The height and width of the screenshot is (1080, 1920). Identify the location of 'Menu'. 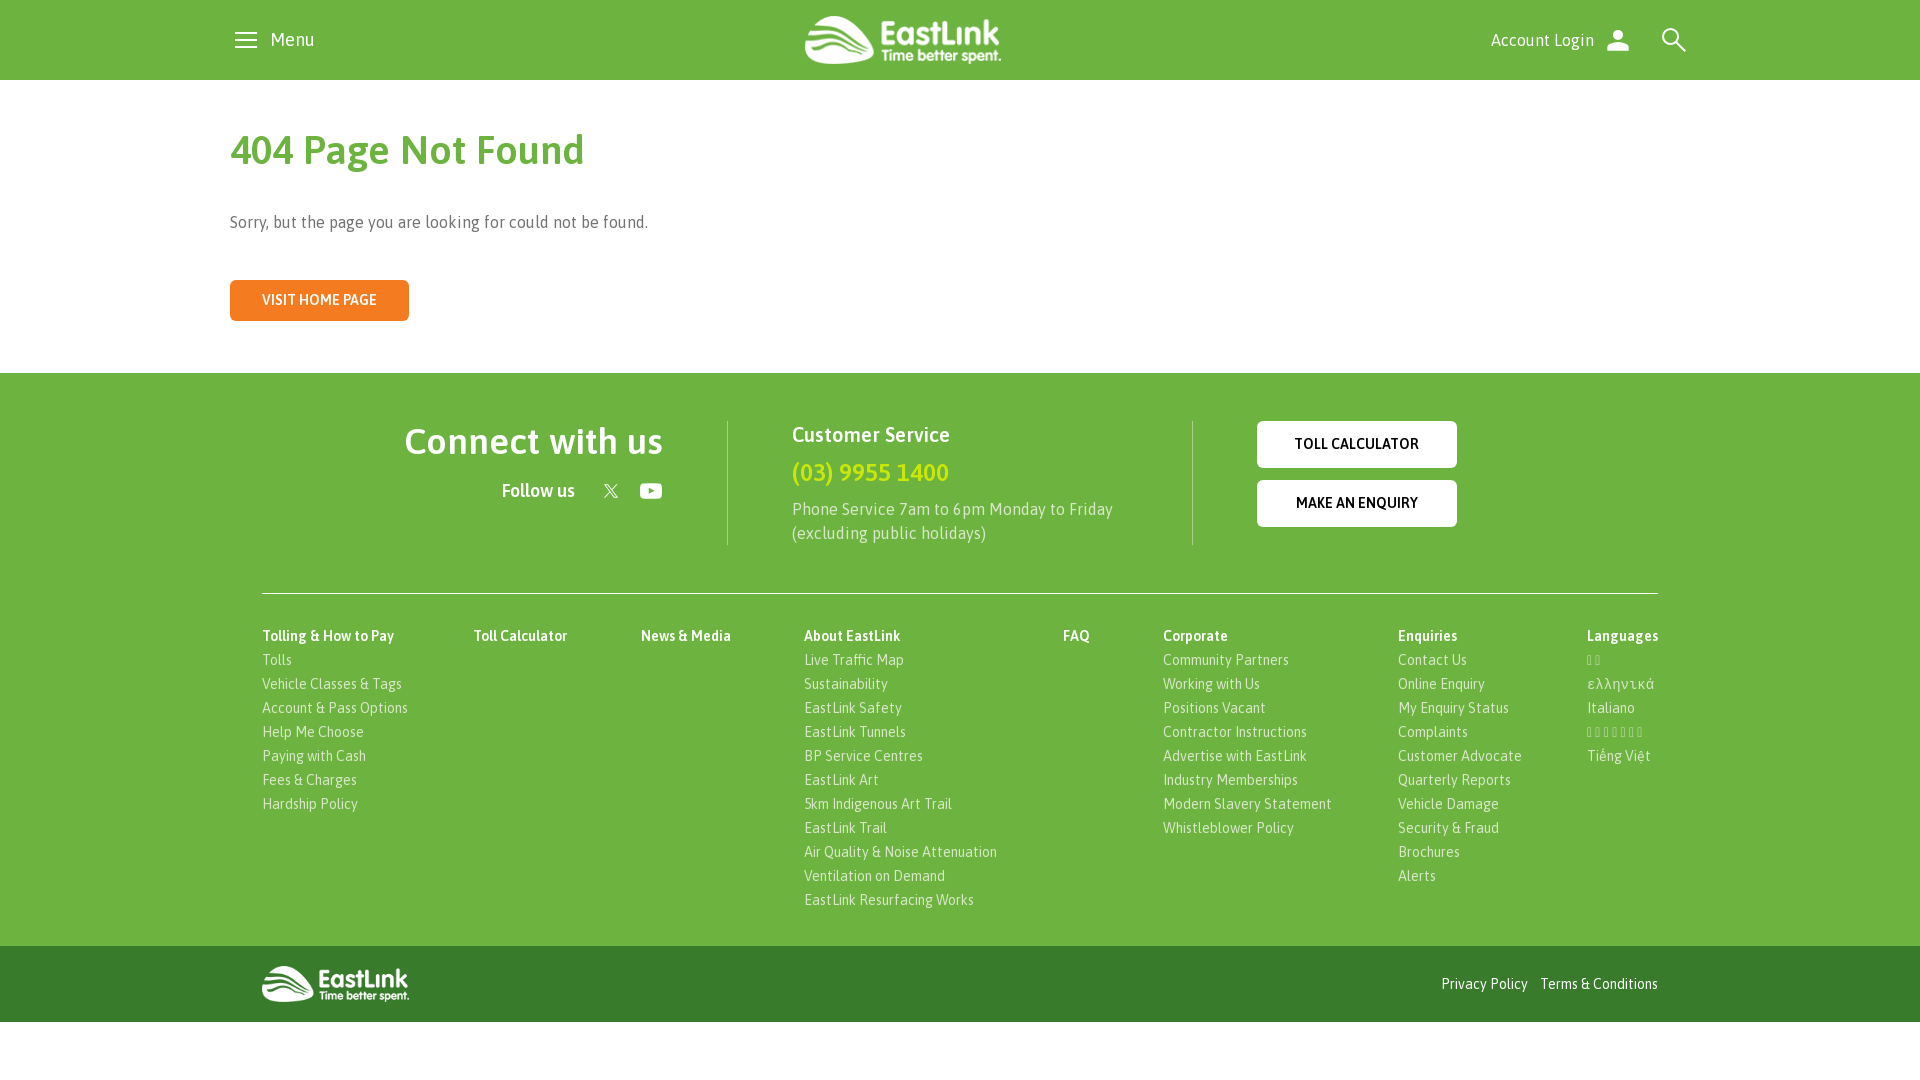
(271, 39).